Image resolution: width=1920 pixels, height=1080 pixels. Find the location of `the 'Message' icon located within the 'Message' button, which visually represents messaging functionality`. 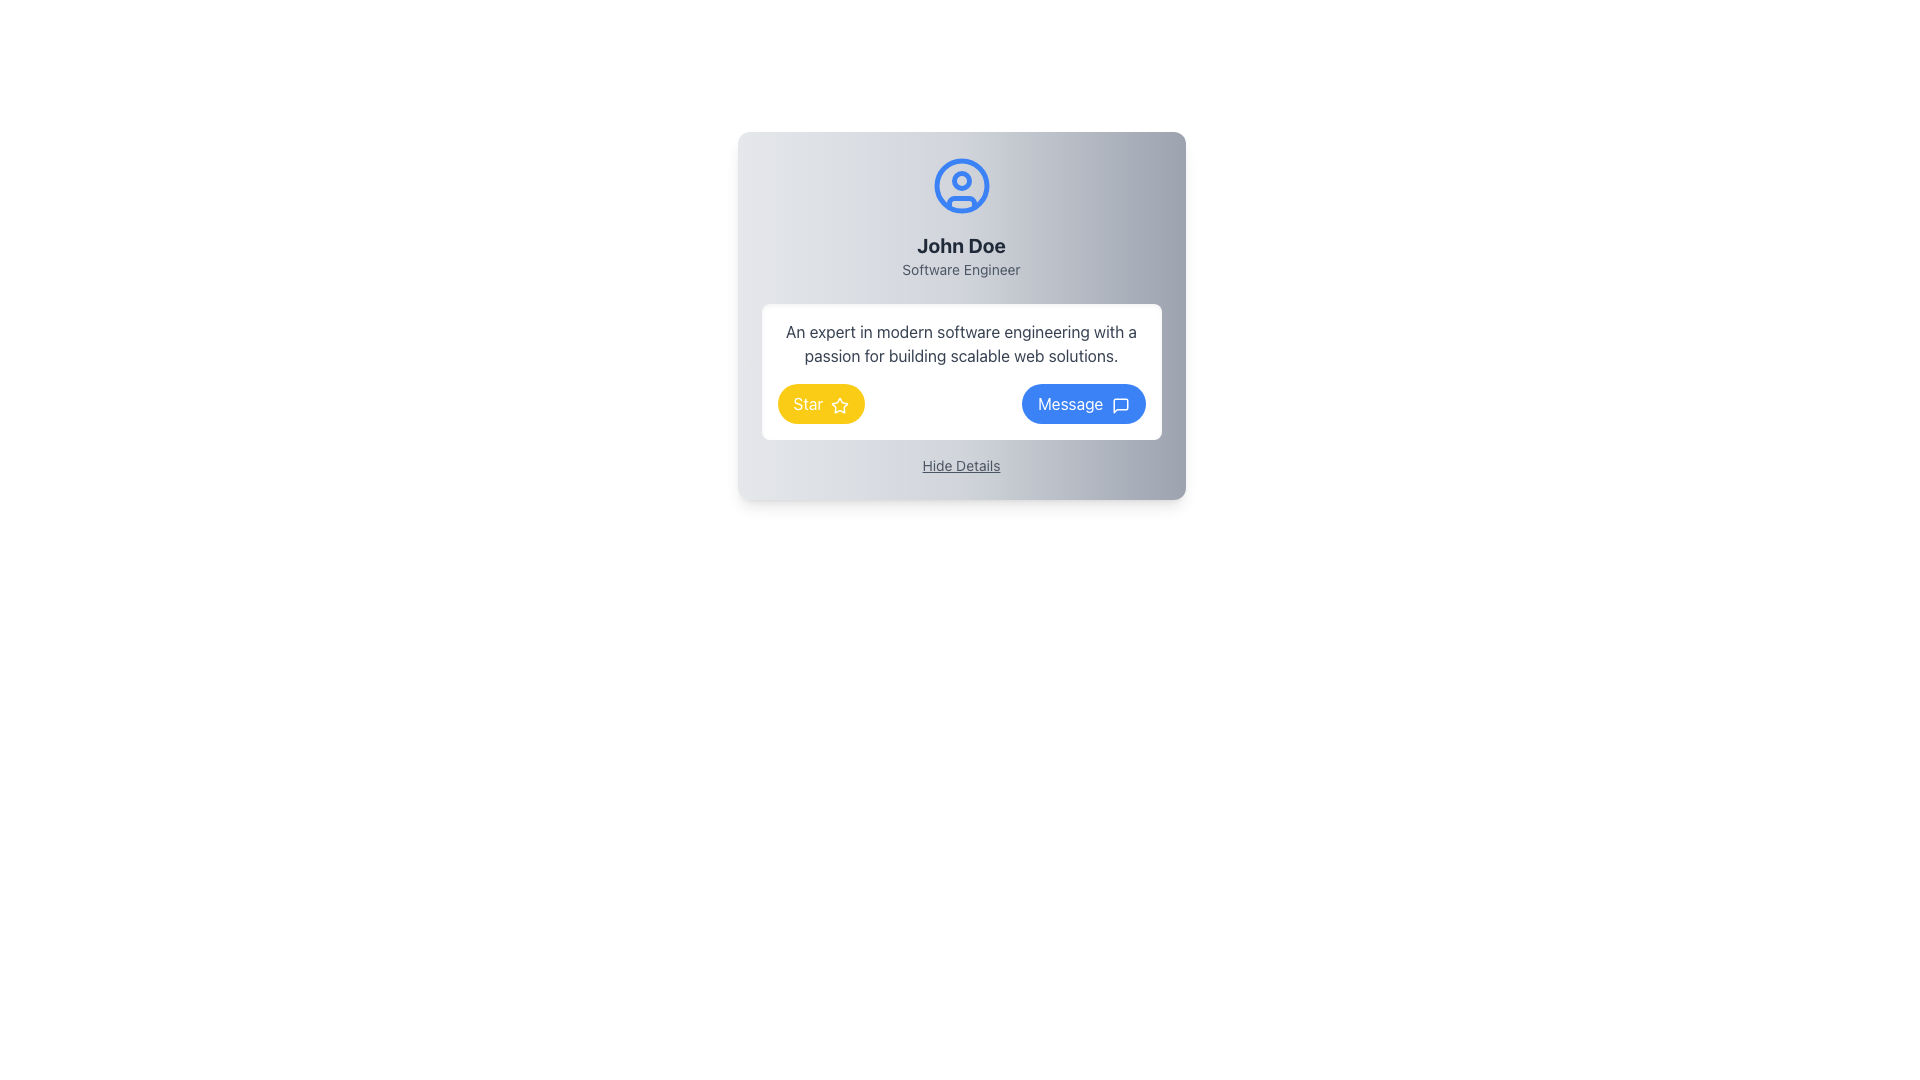

the 'Message' icon located within the 'Message' button, which visually represents messaging functionality is located at coordinates (1120, 405).